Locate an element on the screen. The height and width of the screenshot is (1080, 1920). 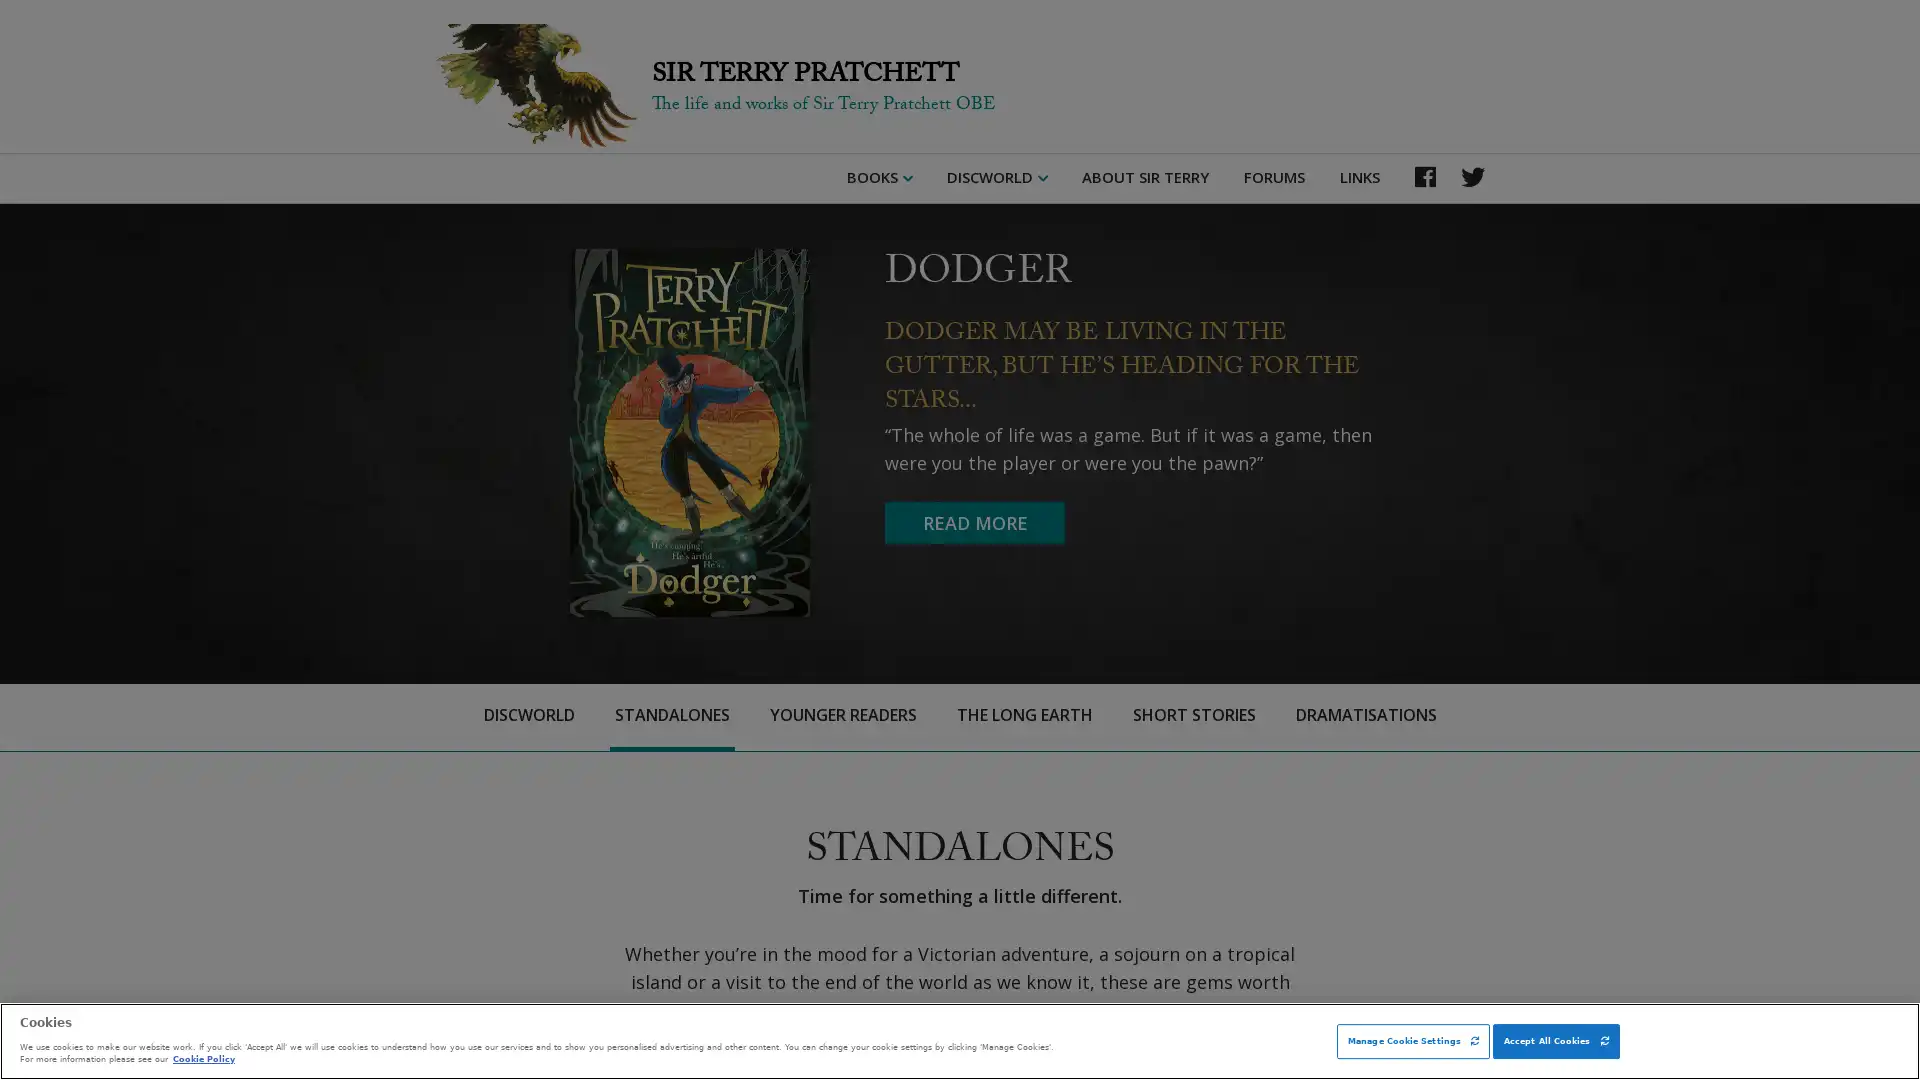
Manage Cookie Settings is located at coordinates (1412, 1040).